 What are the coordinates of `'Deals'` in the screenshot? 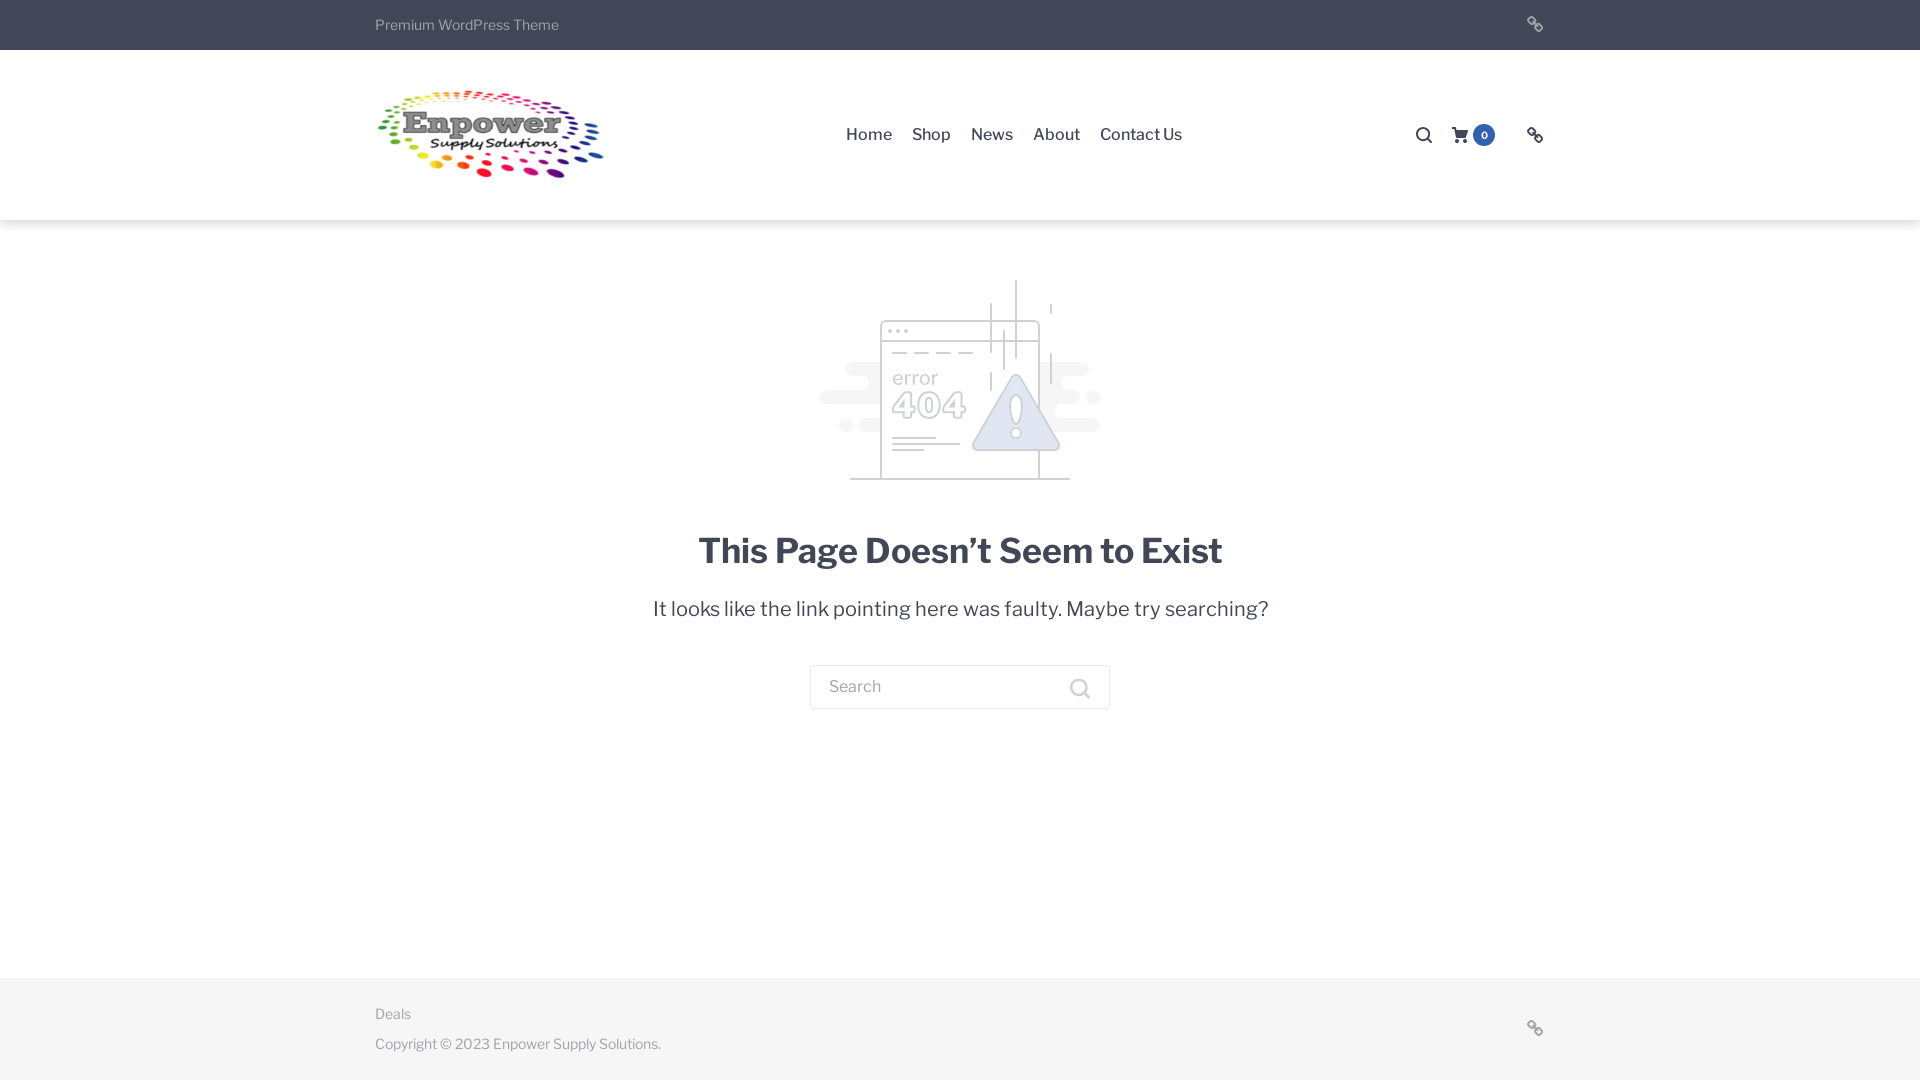 It's located at (1524, 24).